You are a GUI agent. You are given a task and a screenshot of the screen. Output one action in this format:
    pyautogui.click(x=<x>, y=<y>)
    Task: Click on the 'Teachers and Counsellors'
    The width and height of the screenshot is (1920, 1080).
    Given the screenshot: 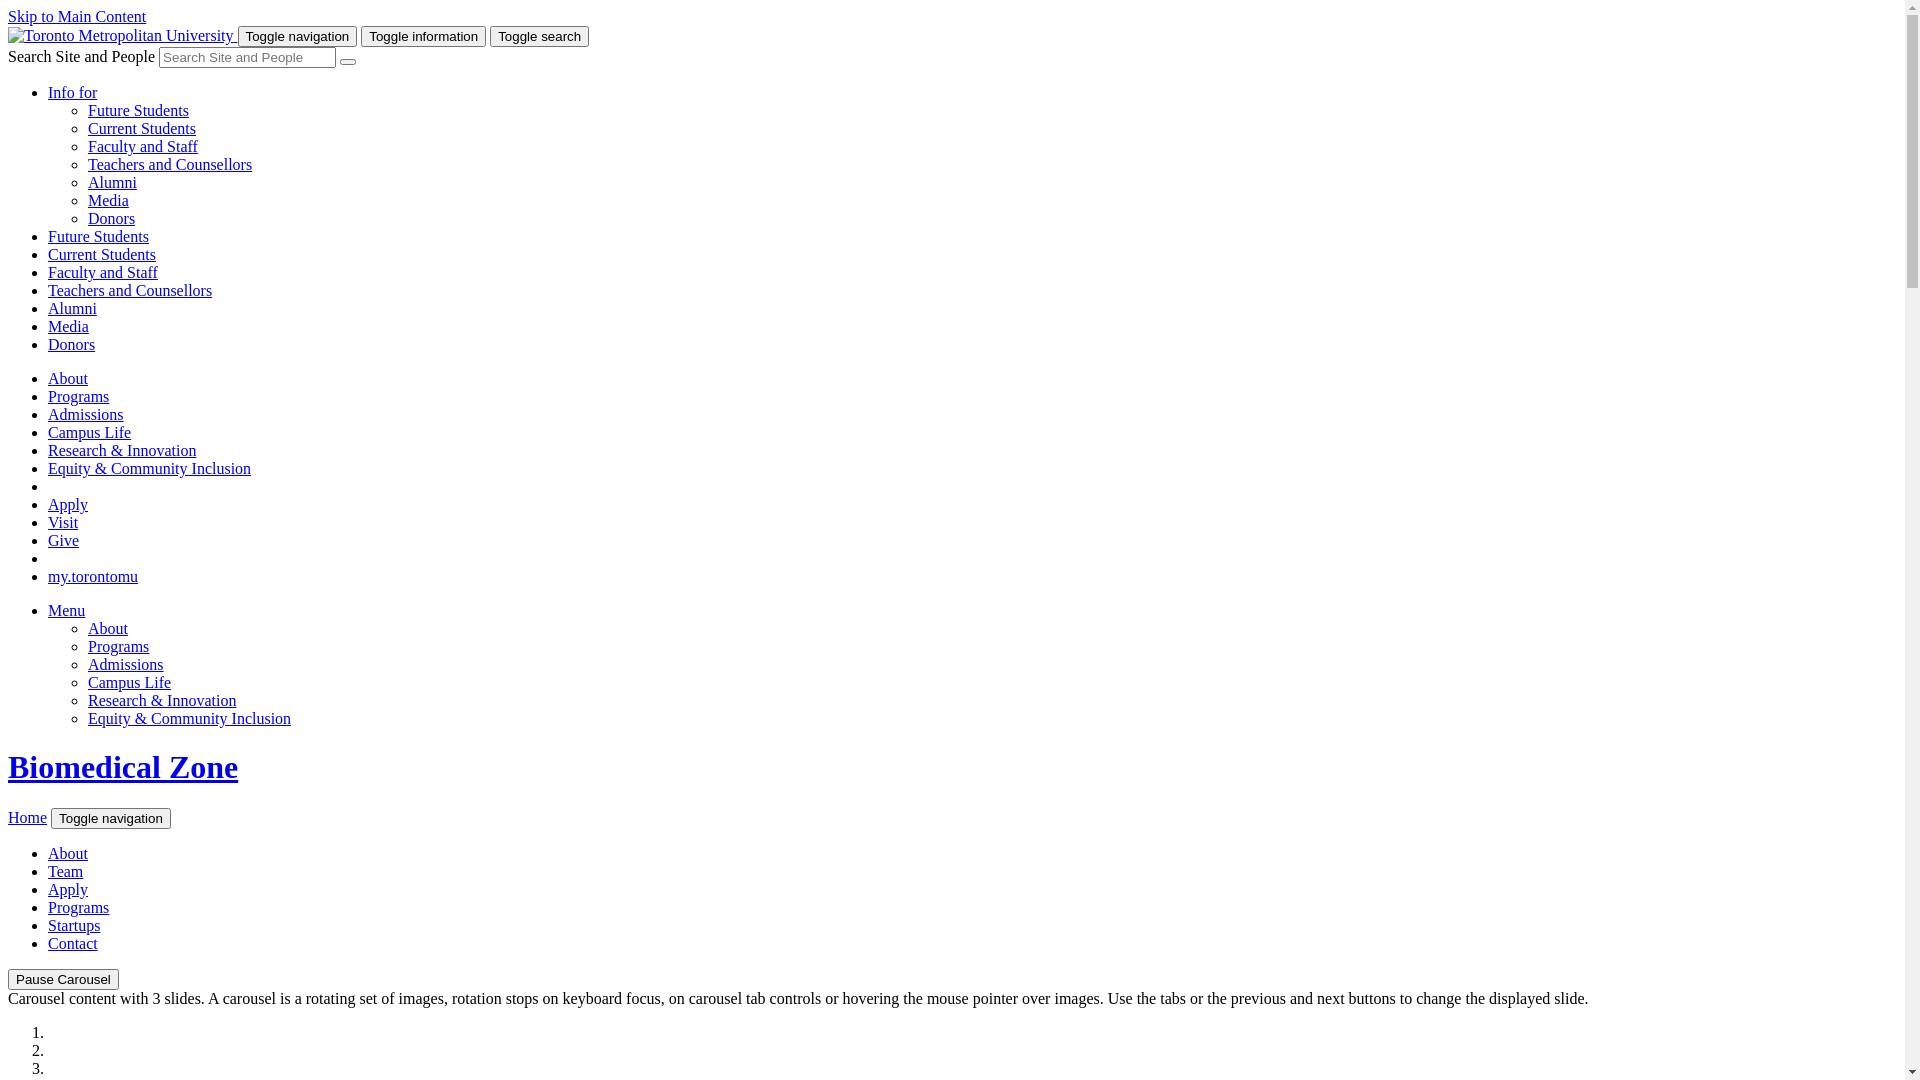 What is the action you would take?
    pyautogui.click(x=169, y=163)
    